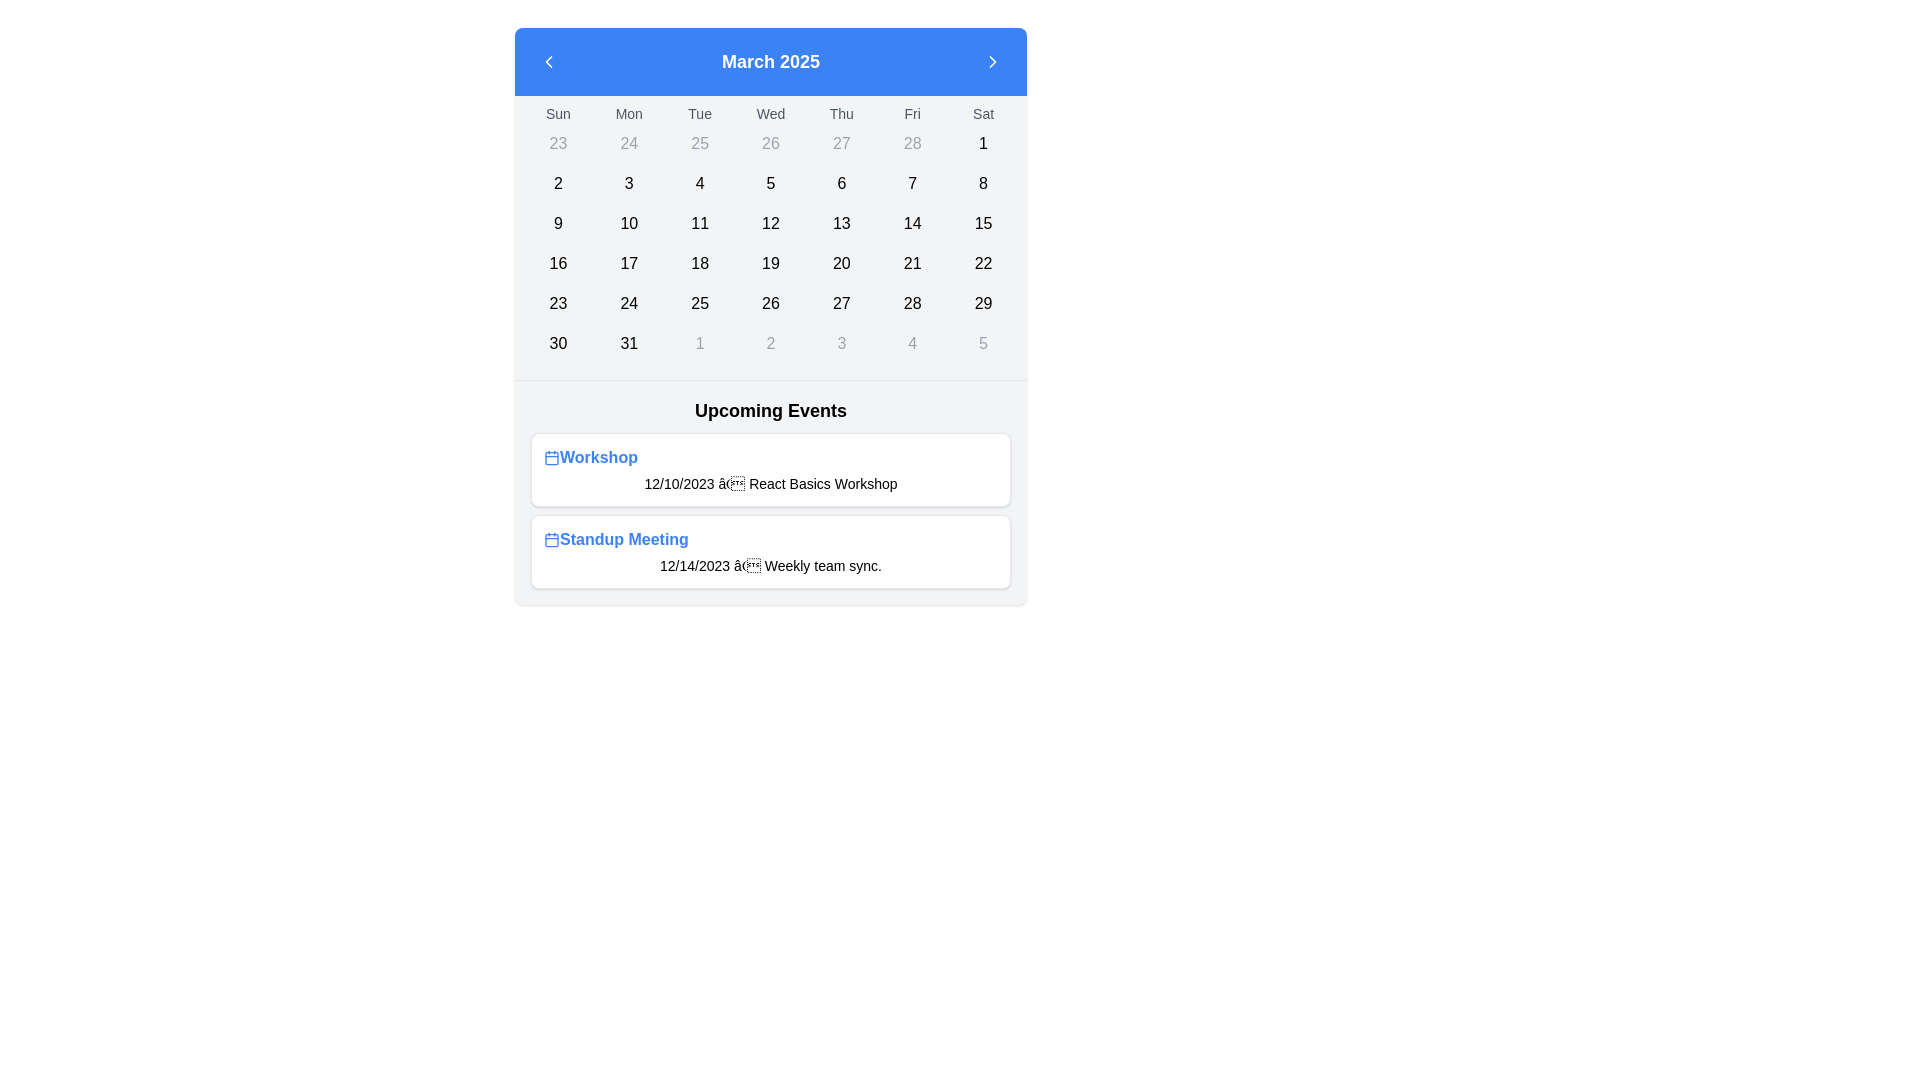 The height and width of the screenshot is (1080, 1920). Describe the element at coordinates (911, 142) in the screenshot. I see `the calendar date cell displaying the number '28', which is a rounded square button located under the 'Fri' column in the second row of the calendar grid` at that location.